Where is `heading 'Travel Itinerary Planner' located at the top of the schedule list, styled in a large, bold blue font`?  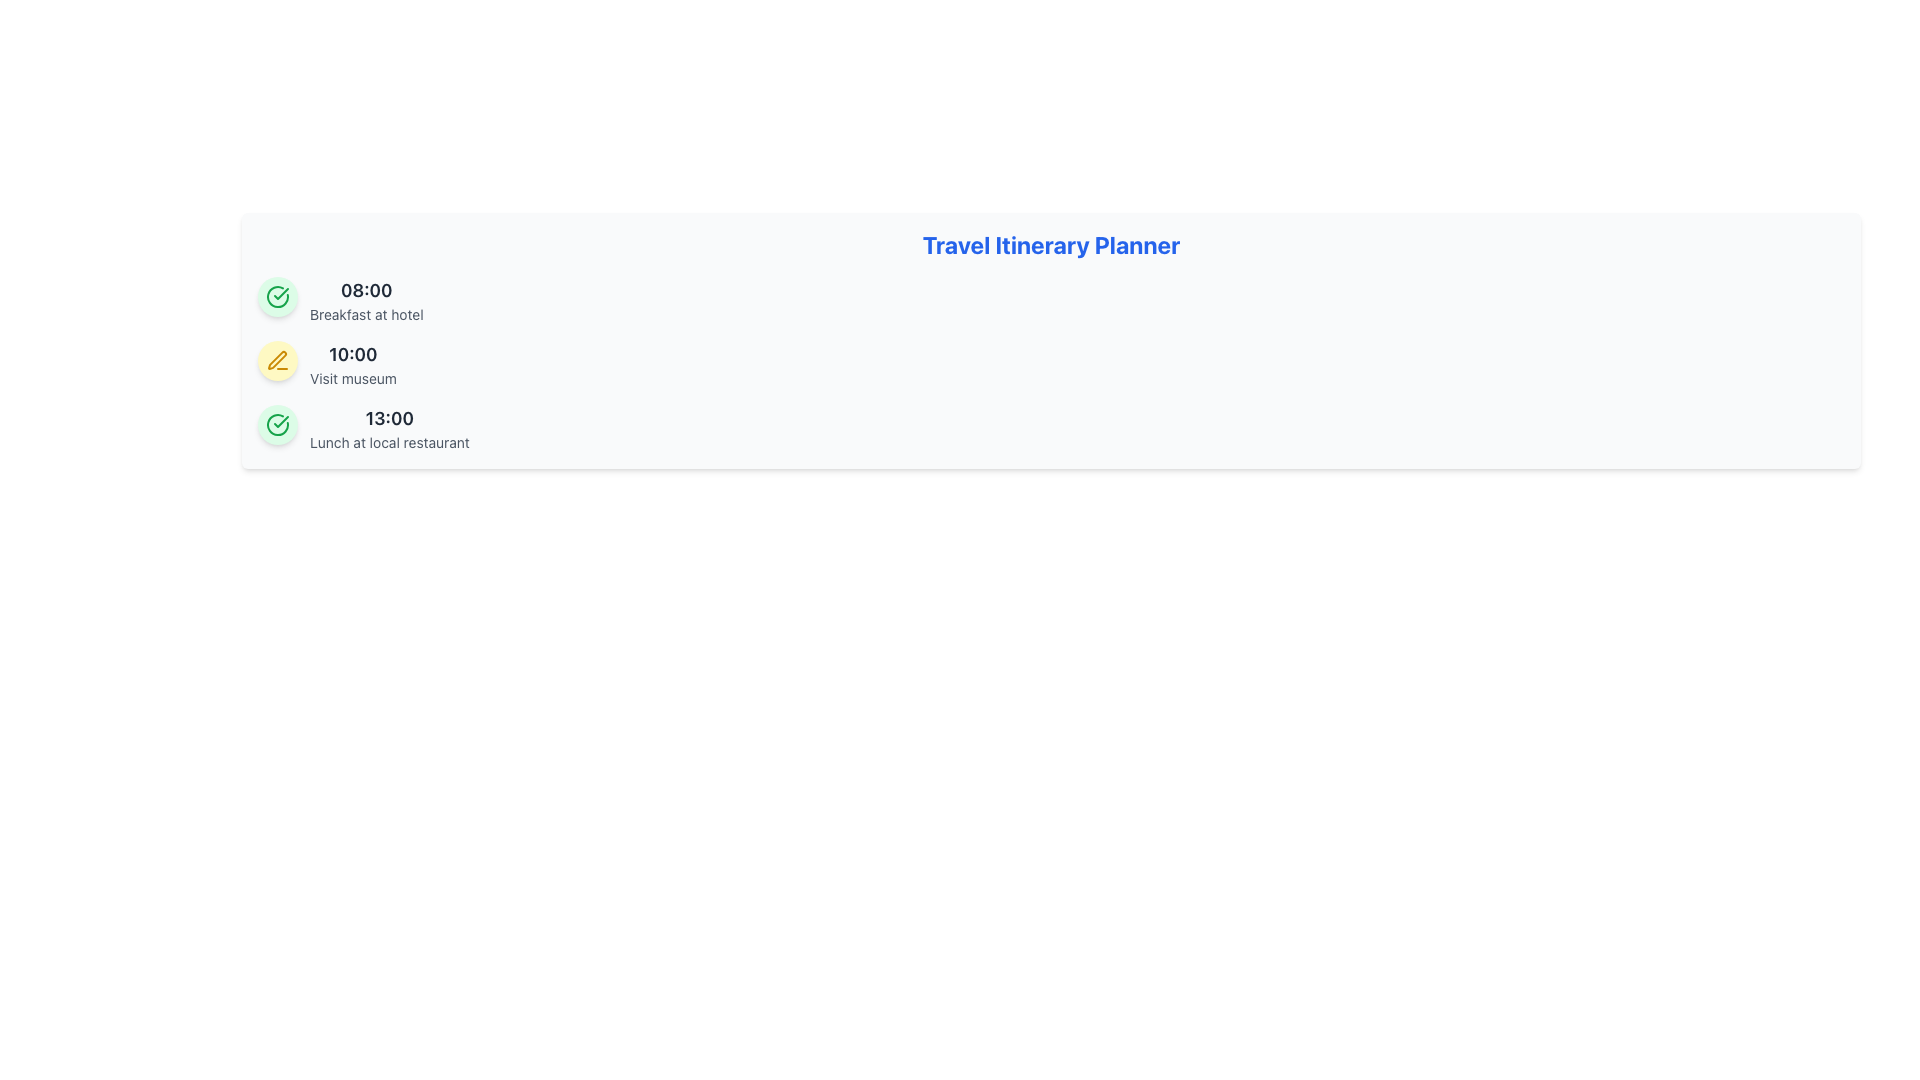 heading 'Travel Itinerary Planner' located at the top of the schedule list, styled in a large, bold blue font is located at coordinates (1050, 244).